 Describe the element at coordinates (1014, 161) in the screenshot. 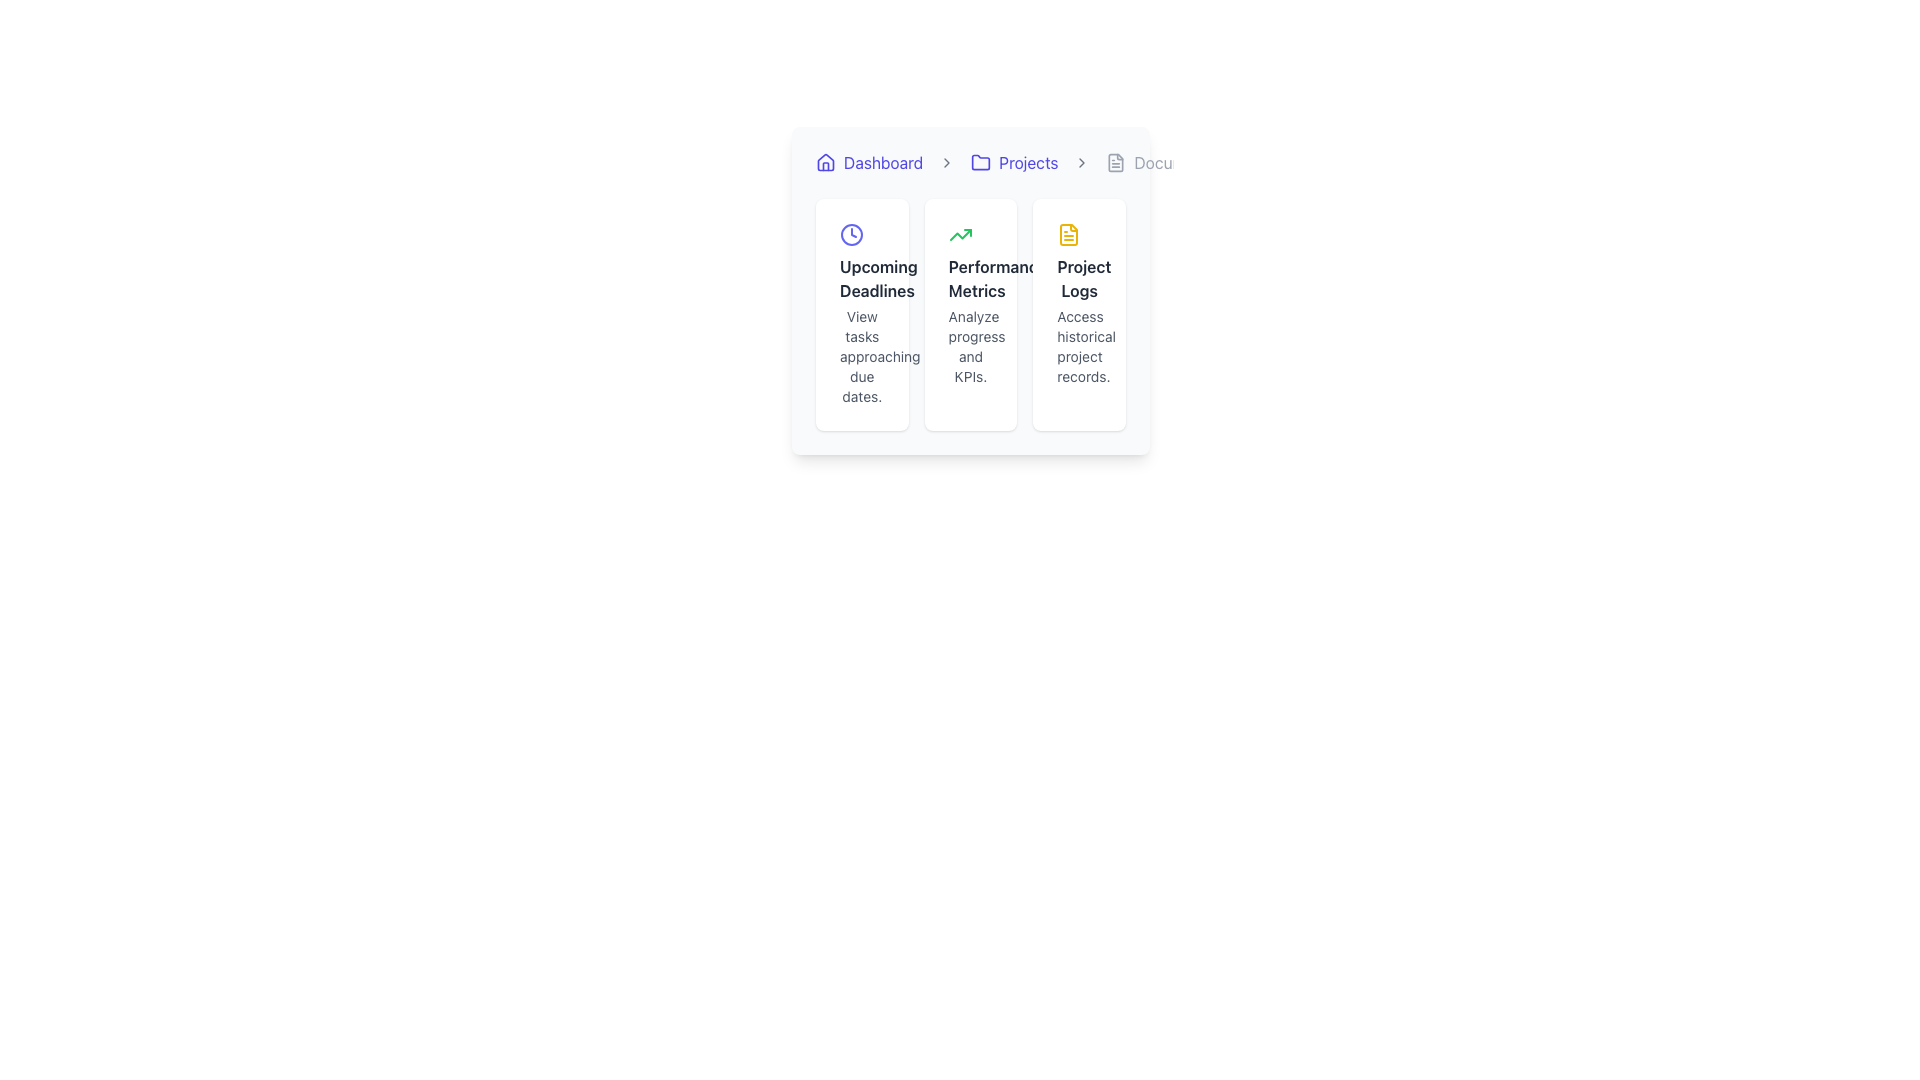

I see `the second item in the breadcrumb navigation bar` at that location.